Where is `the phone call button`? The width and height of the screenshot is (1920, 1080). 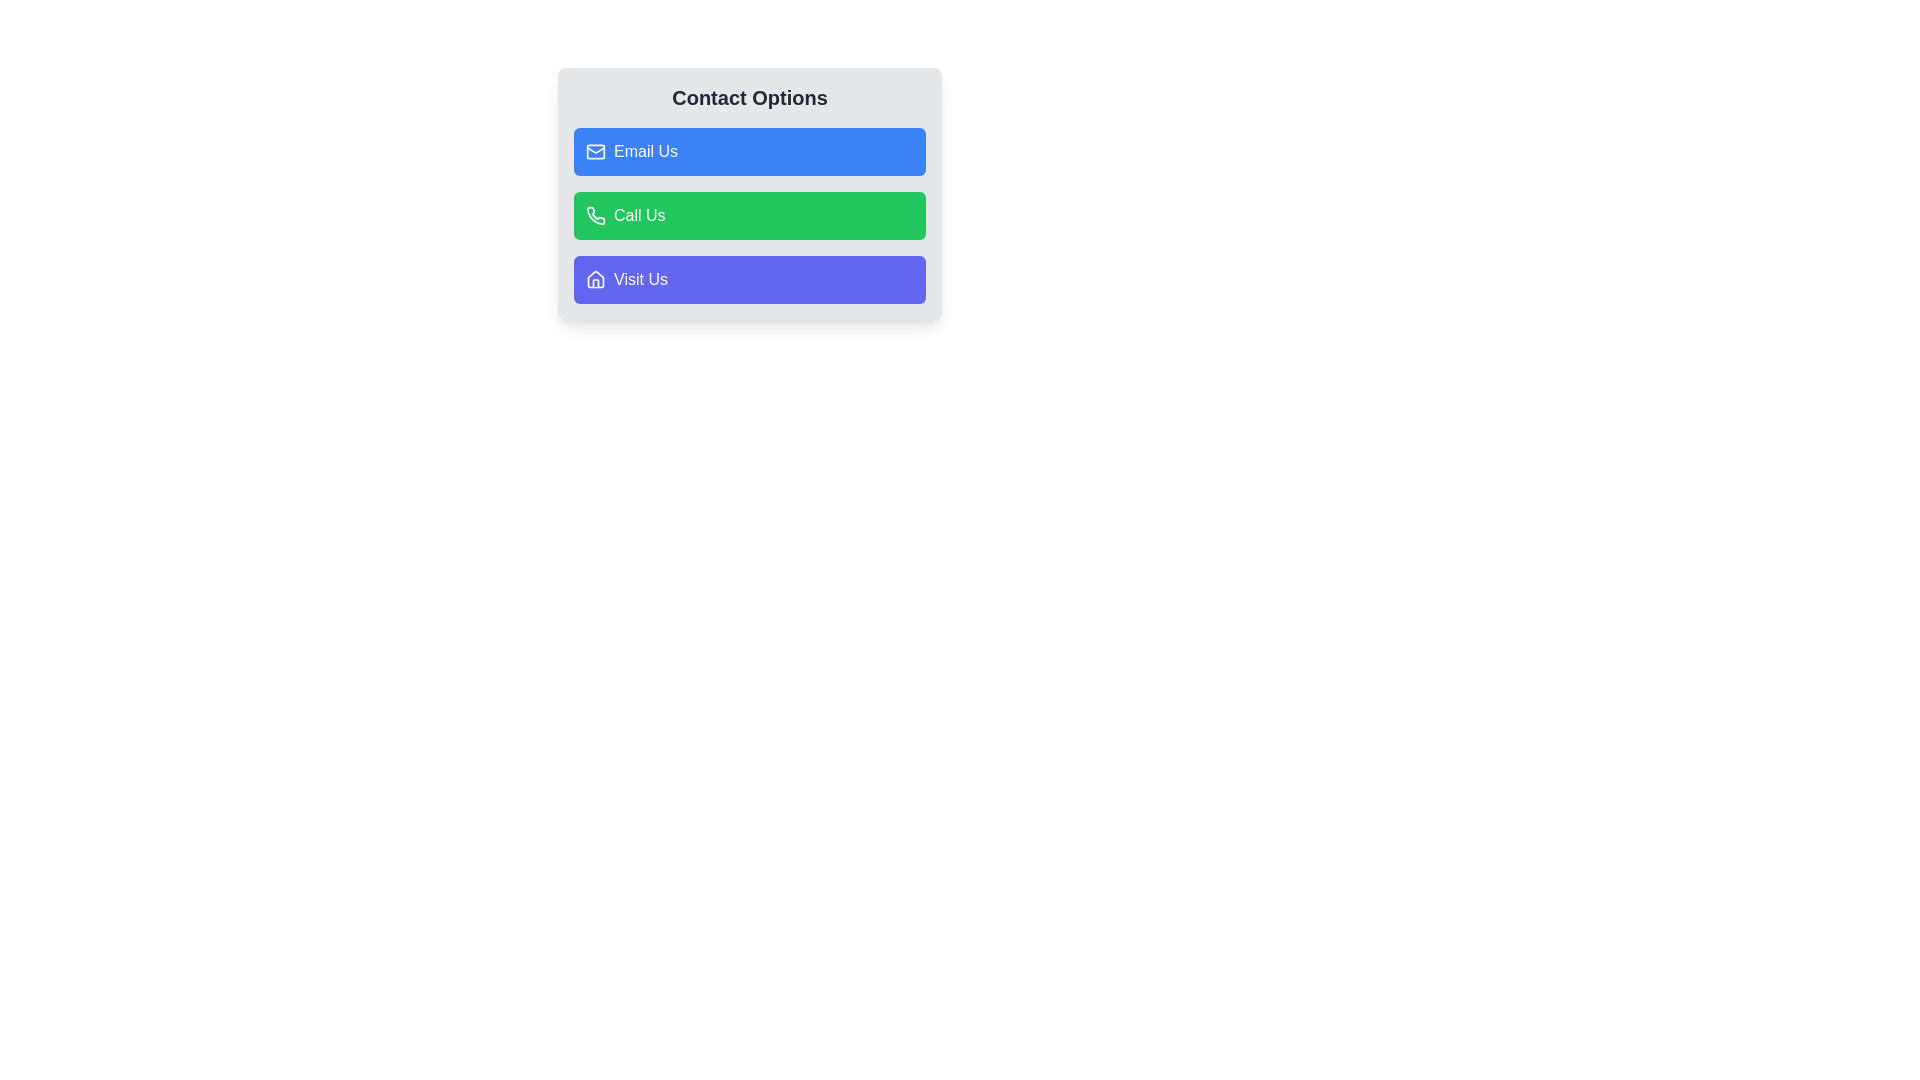
the phone call button is located at coordinates (748, 193).